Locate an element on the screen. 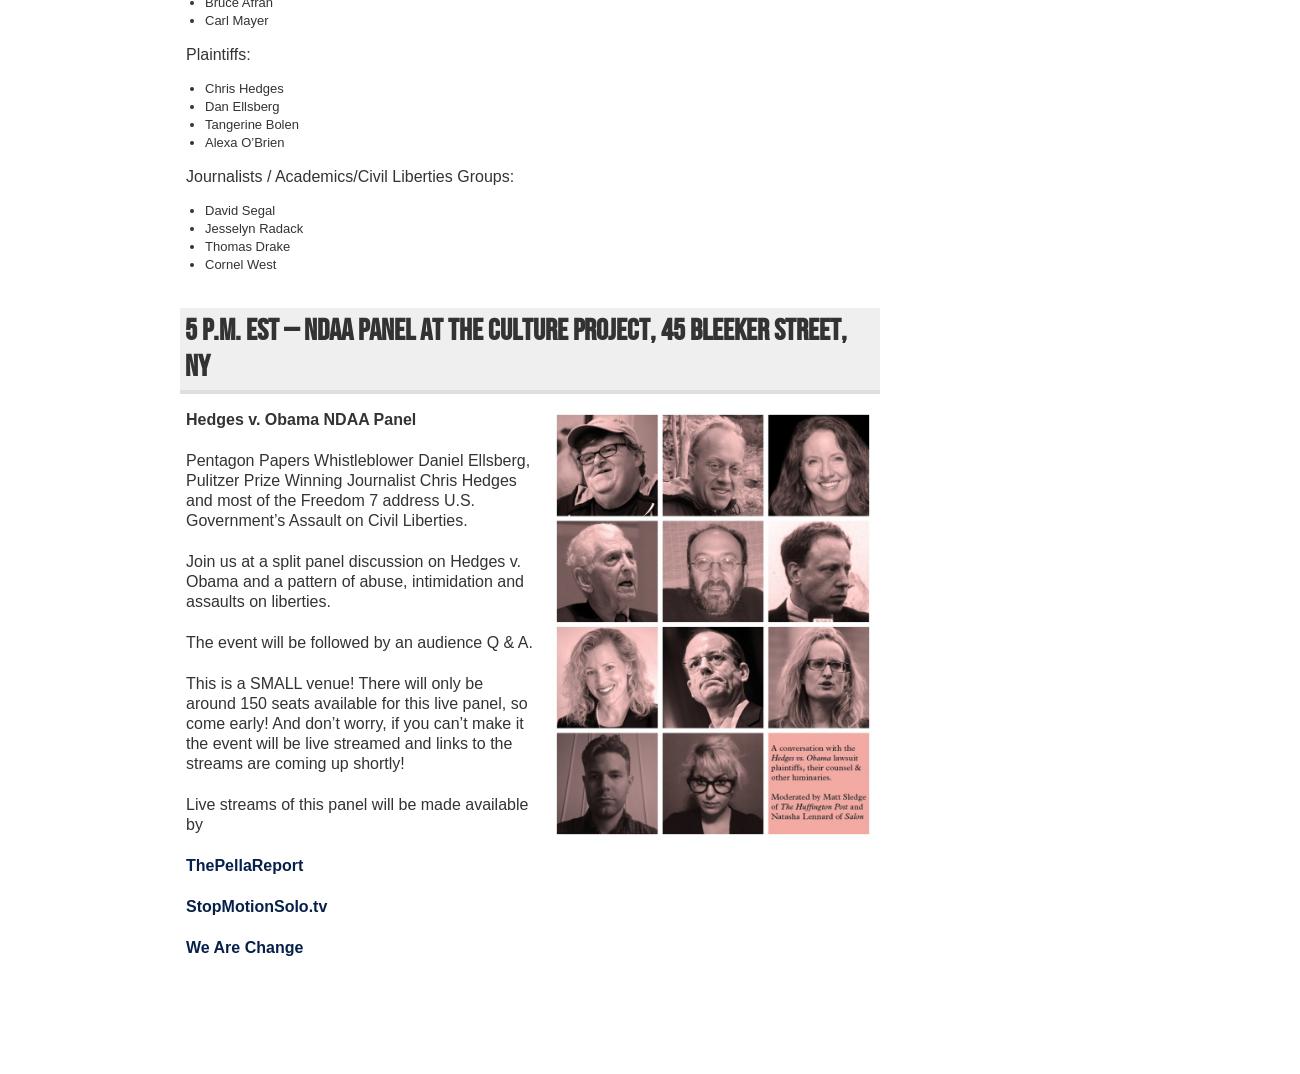  'Live streams of this panel will be made available by' is located at coordinates (355, 814).